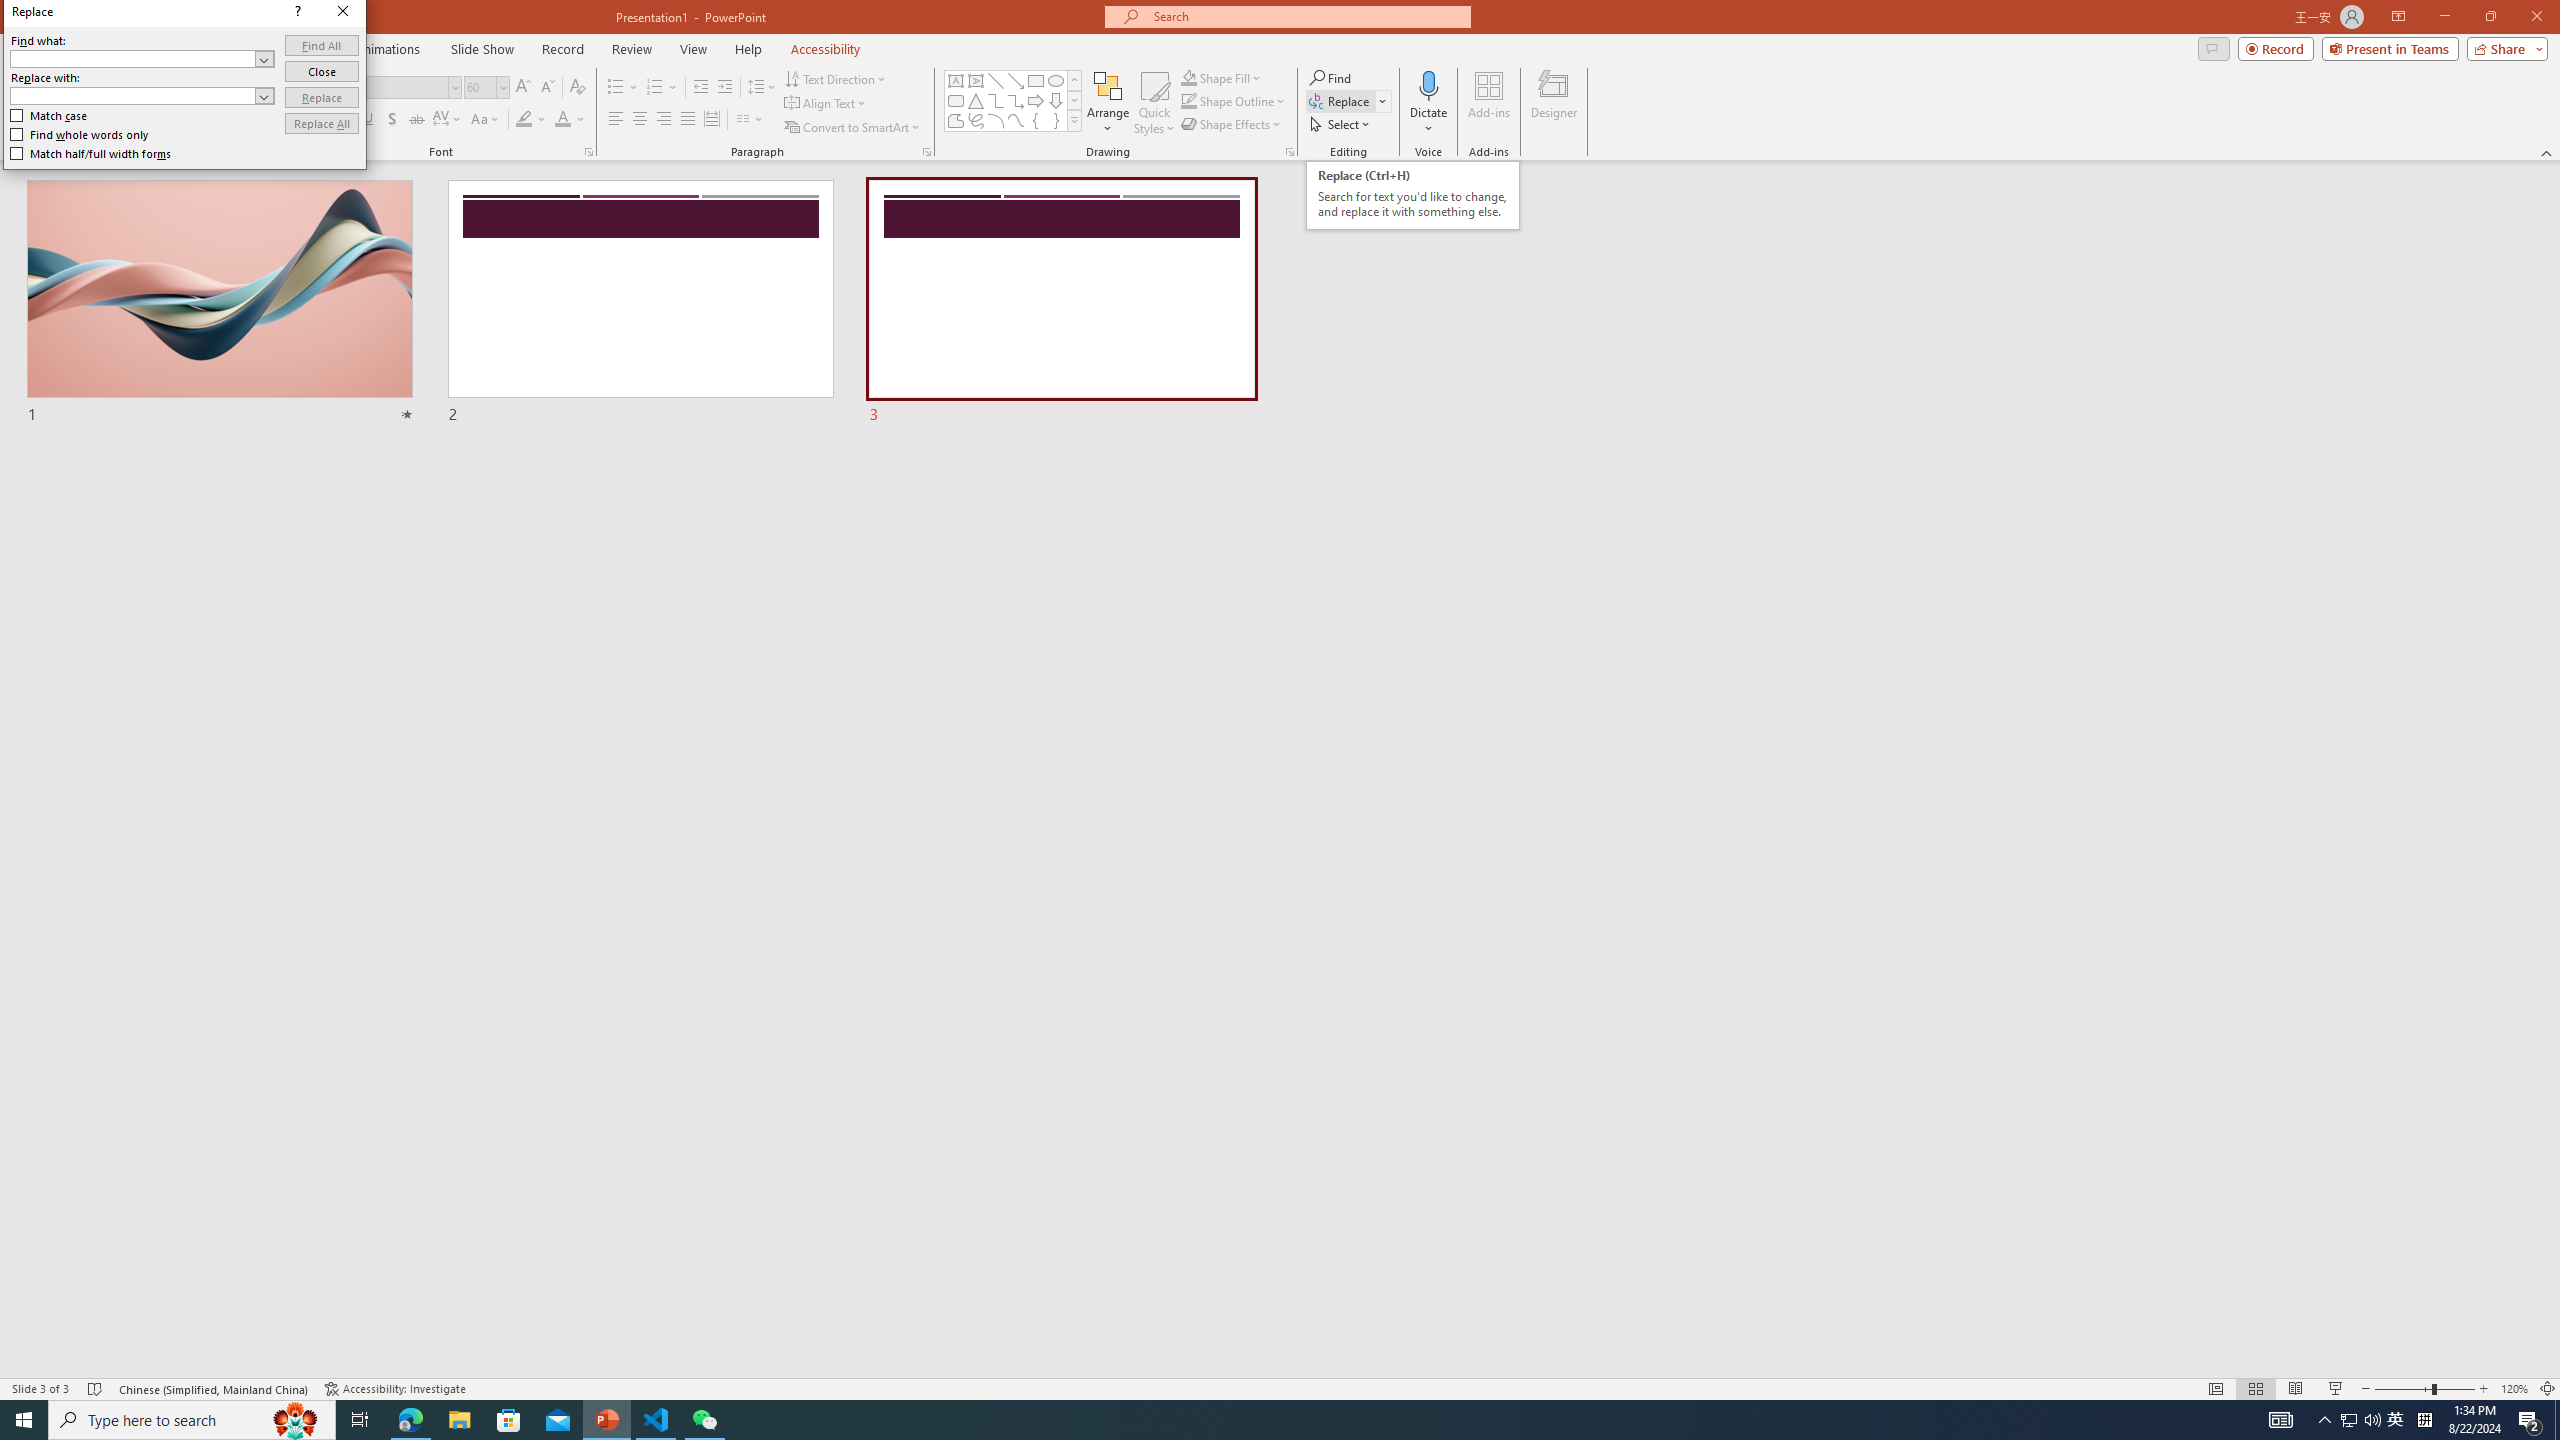  Describe the element at coordinates (133, 58) in the screenshot. I see `'Find what'` at that location.